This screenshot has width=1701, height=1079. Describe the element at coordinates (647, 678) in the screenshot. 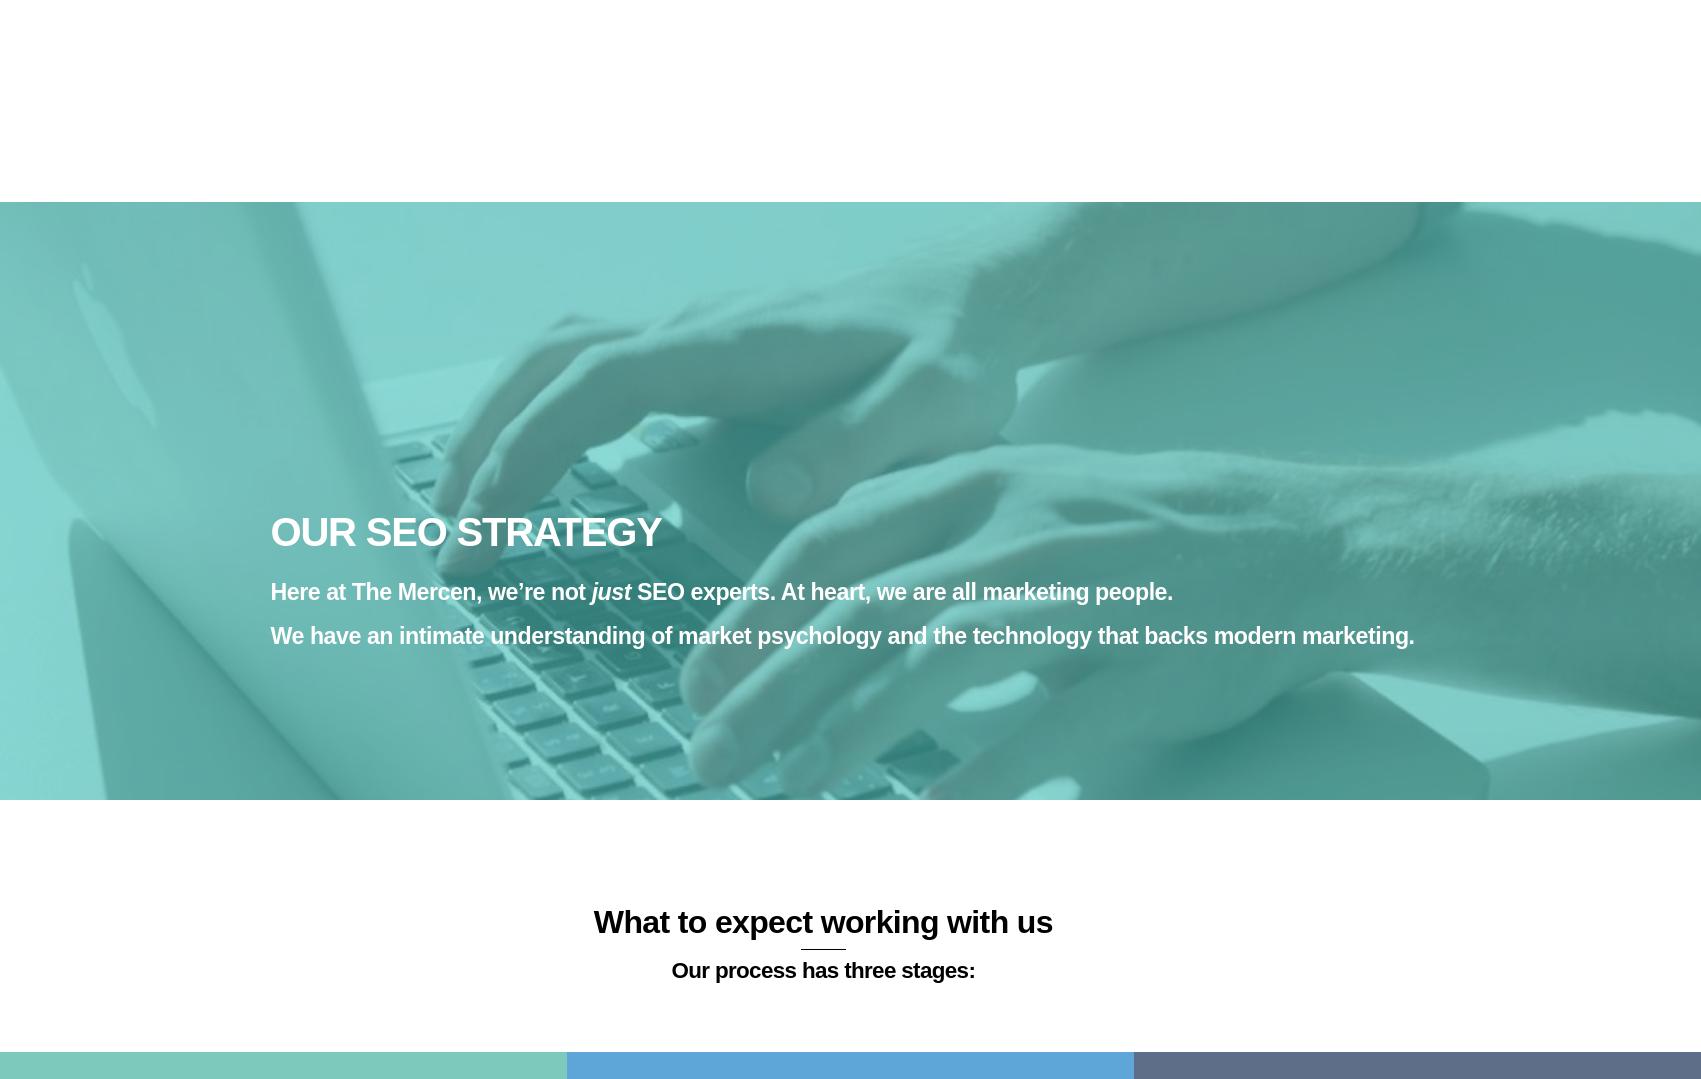

I see `'.'` at that location.